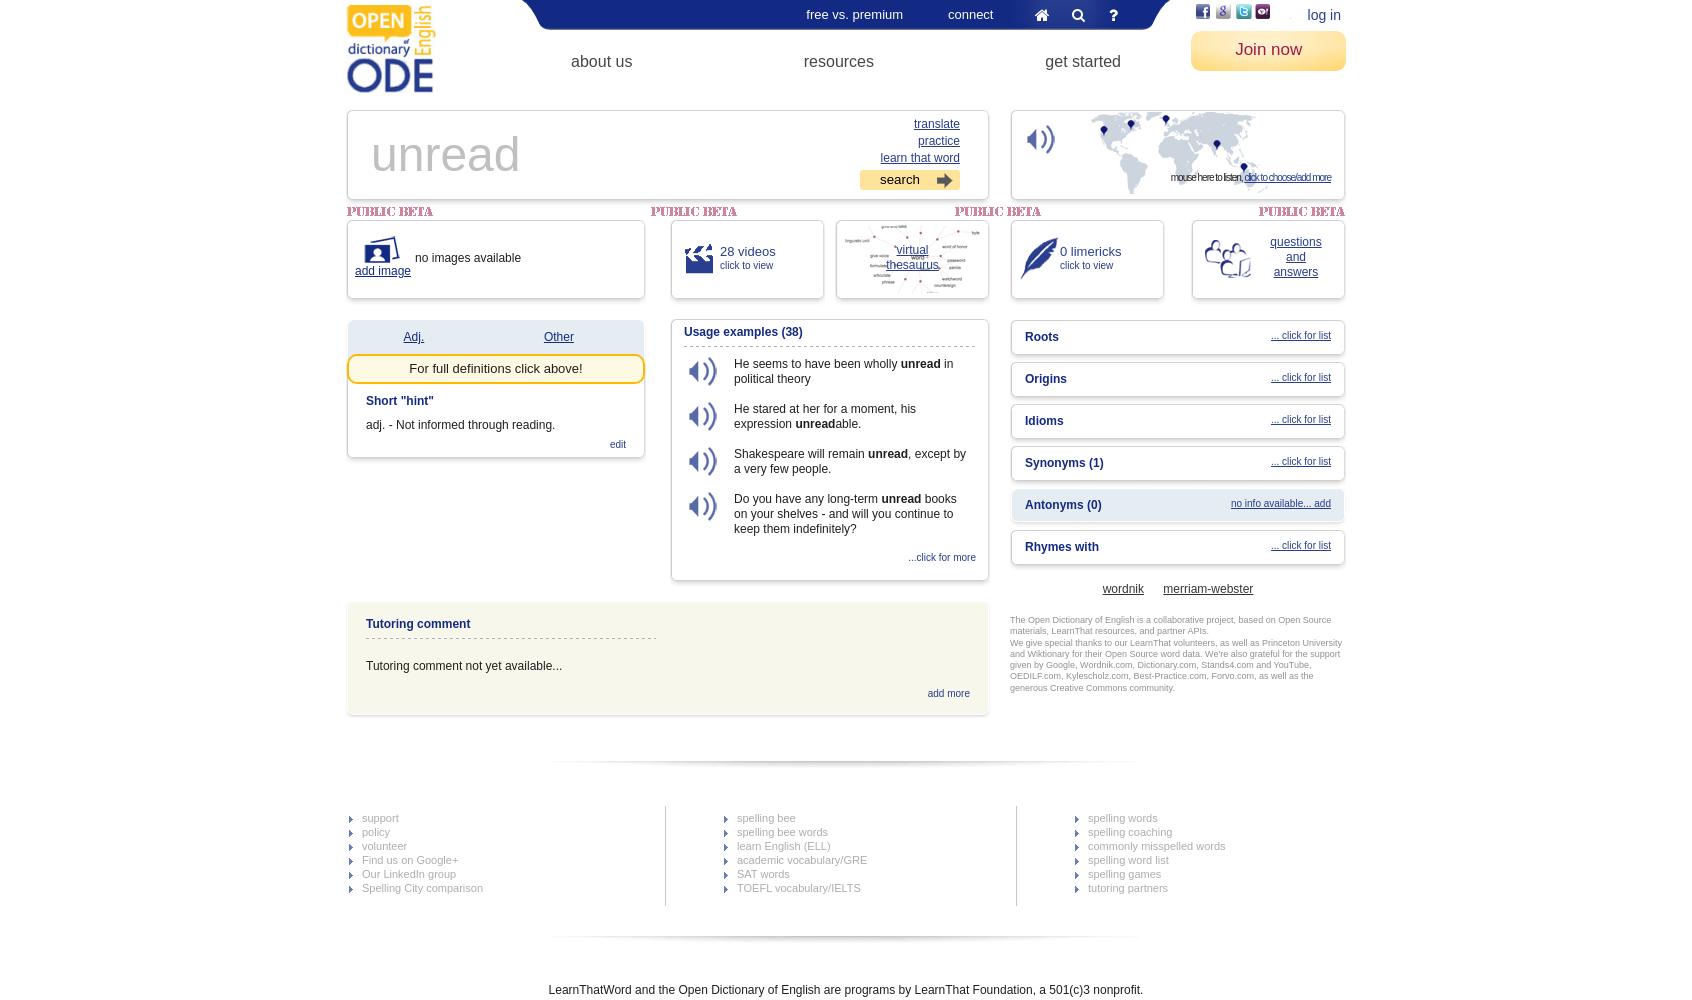 Image resolution: width=1692 pixels, height=1000 pixels. Describe the element at coordinates (1294, 257) in the screenshot. I see `'and'` at that location.